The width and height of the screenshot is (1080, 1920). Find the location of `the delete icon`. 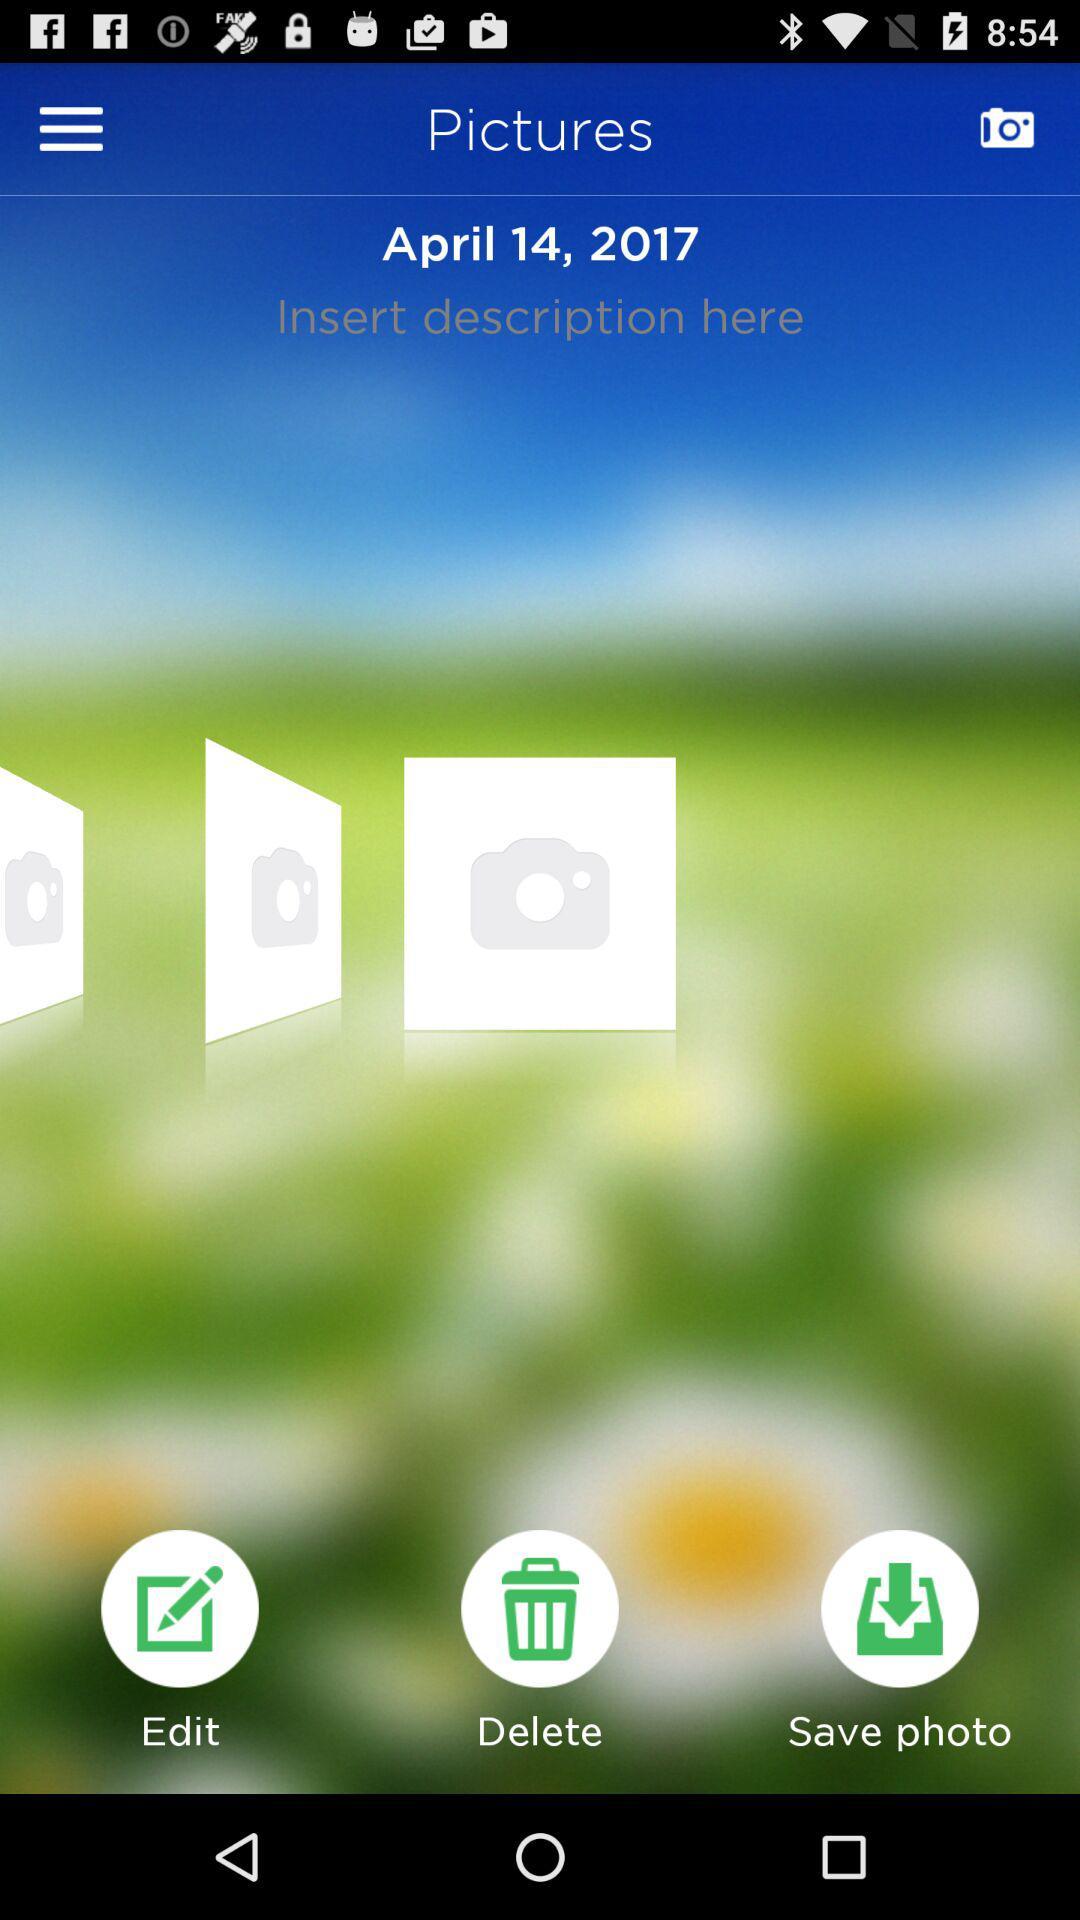

the delete icon is located at coordinates (540, 1720).